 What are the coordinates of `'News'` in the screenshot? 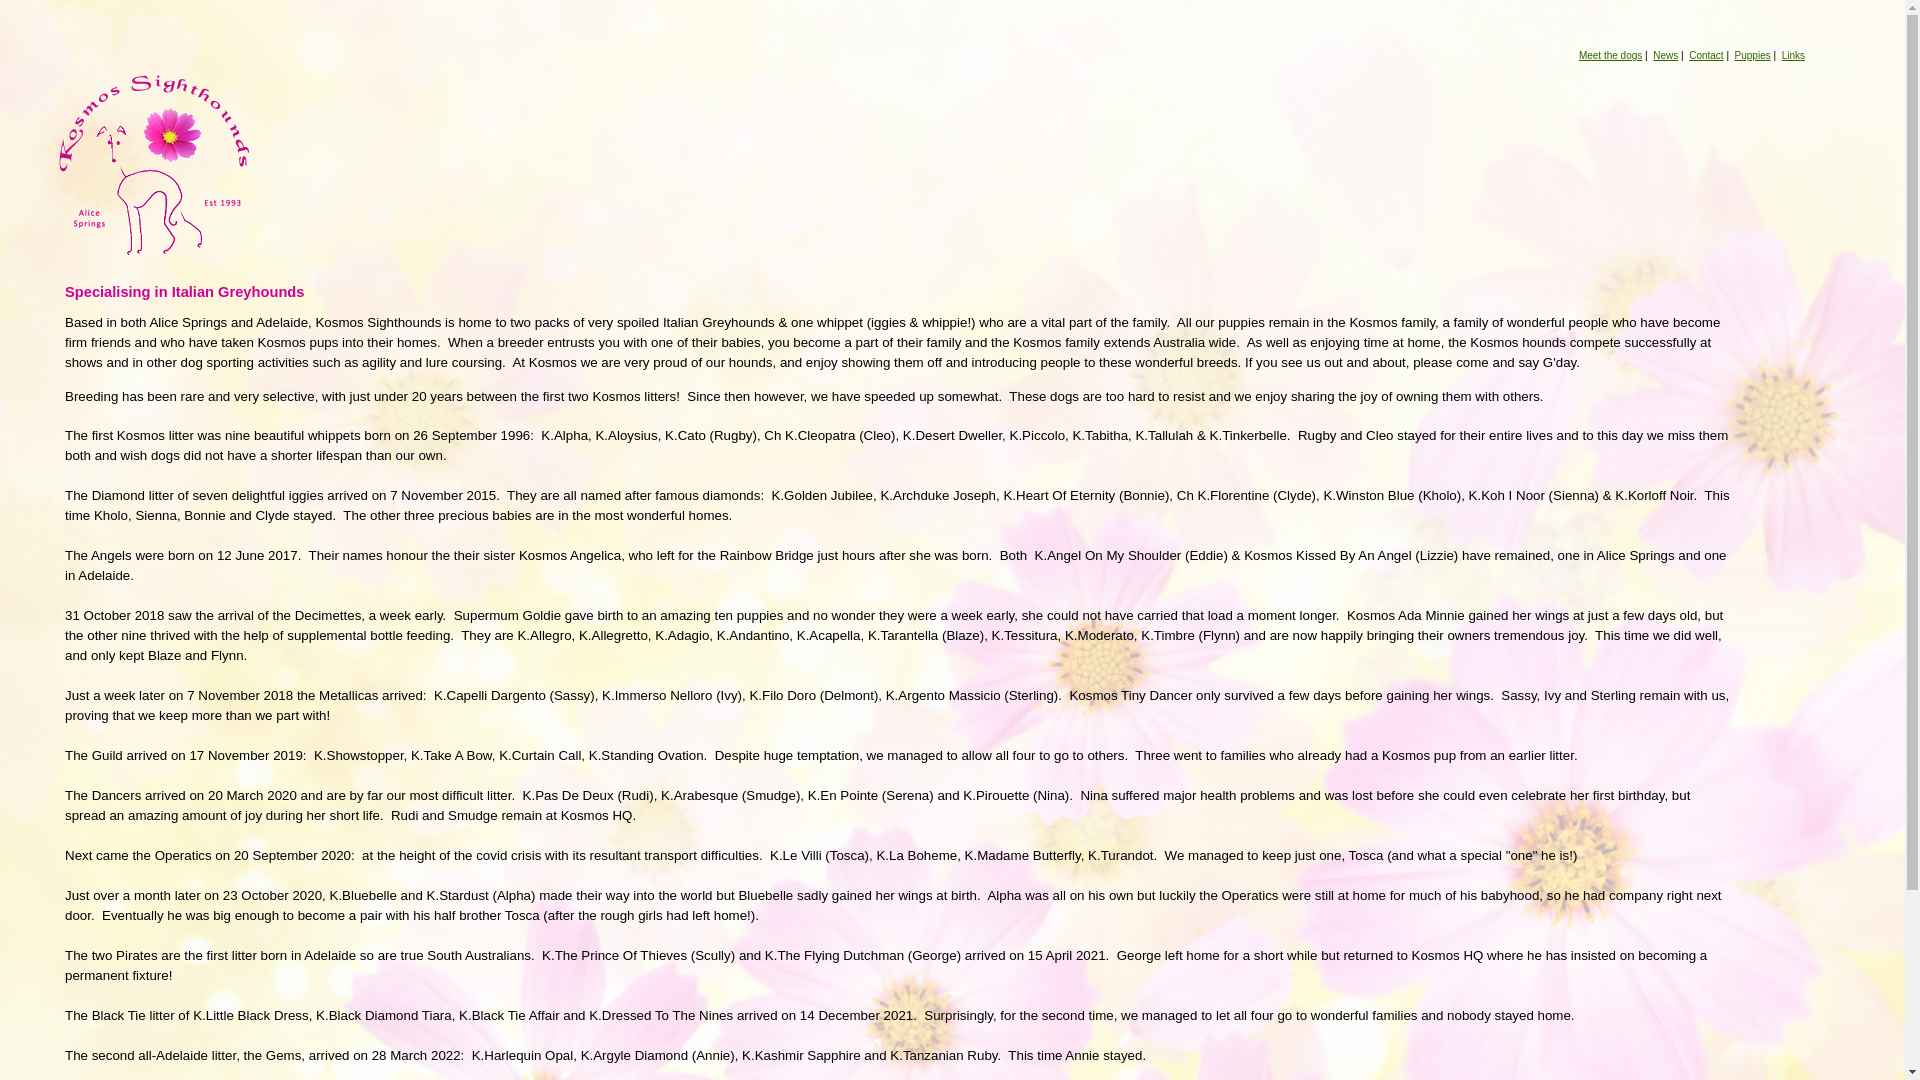 It's located at (1665, 54).